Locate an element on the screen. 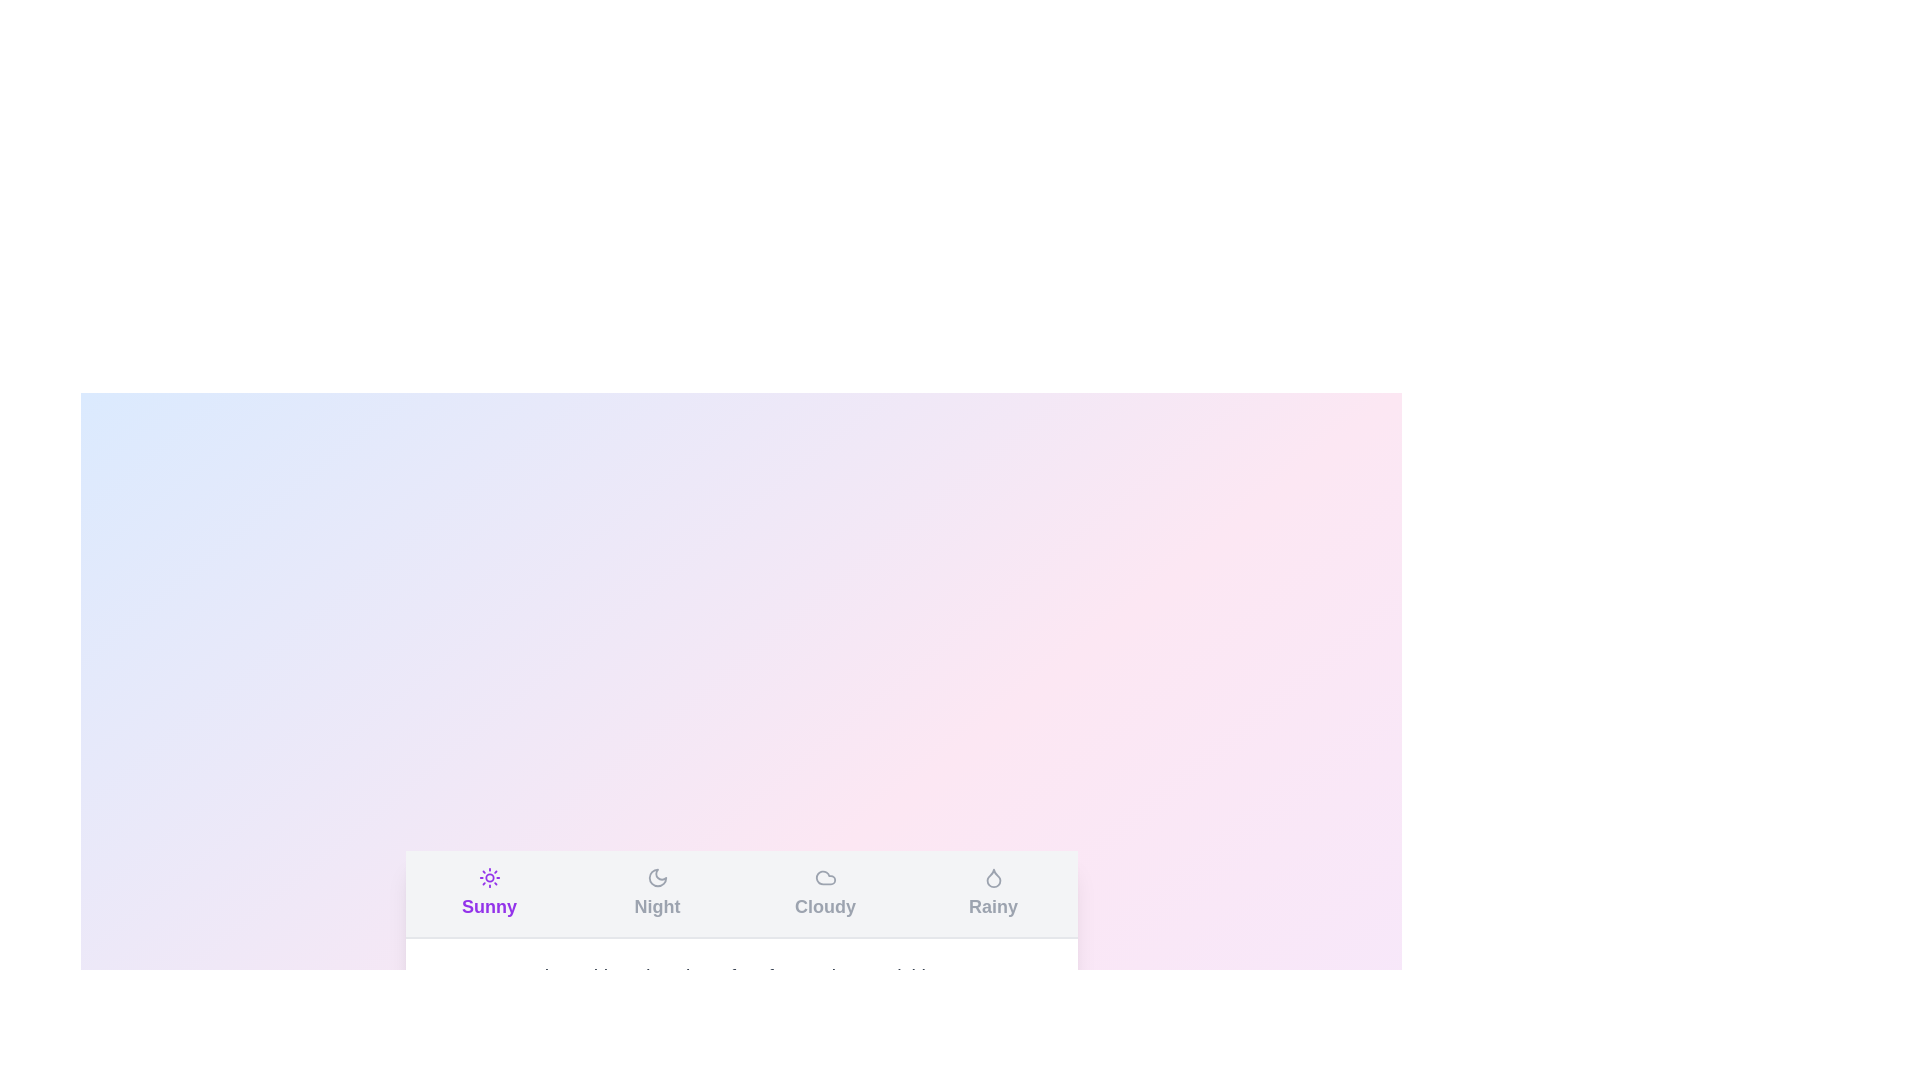 This screenshot has height=1080, width=1920. the tab labeled Cloudy to switch to the respective weather condition is located at coordinates (825, 893).